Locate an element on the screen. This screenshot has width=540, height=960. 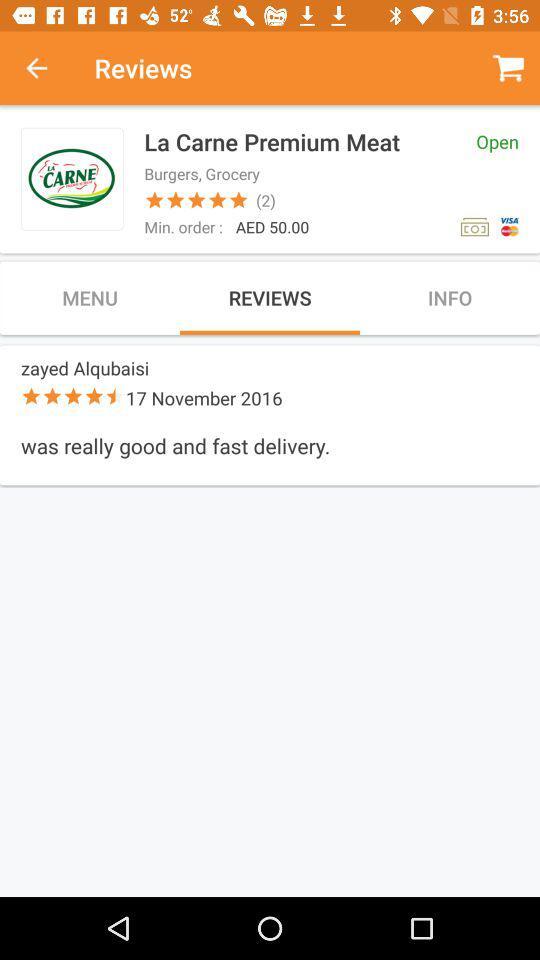
icon next to reviews item is located at coordinates (47, 68).